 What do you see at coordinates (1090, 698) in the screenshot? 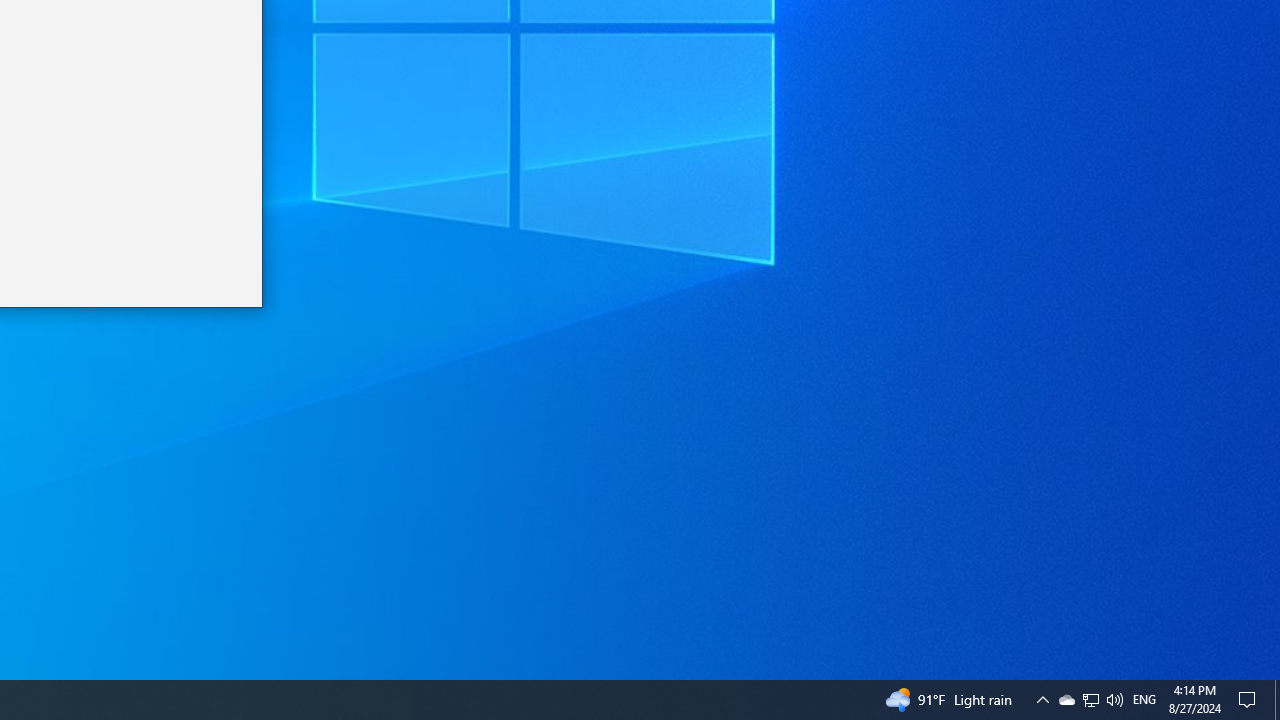
I see `'Q2790: 100%'` at bounding box center [1090, 698].